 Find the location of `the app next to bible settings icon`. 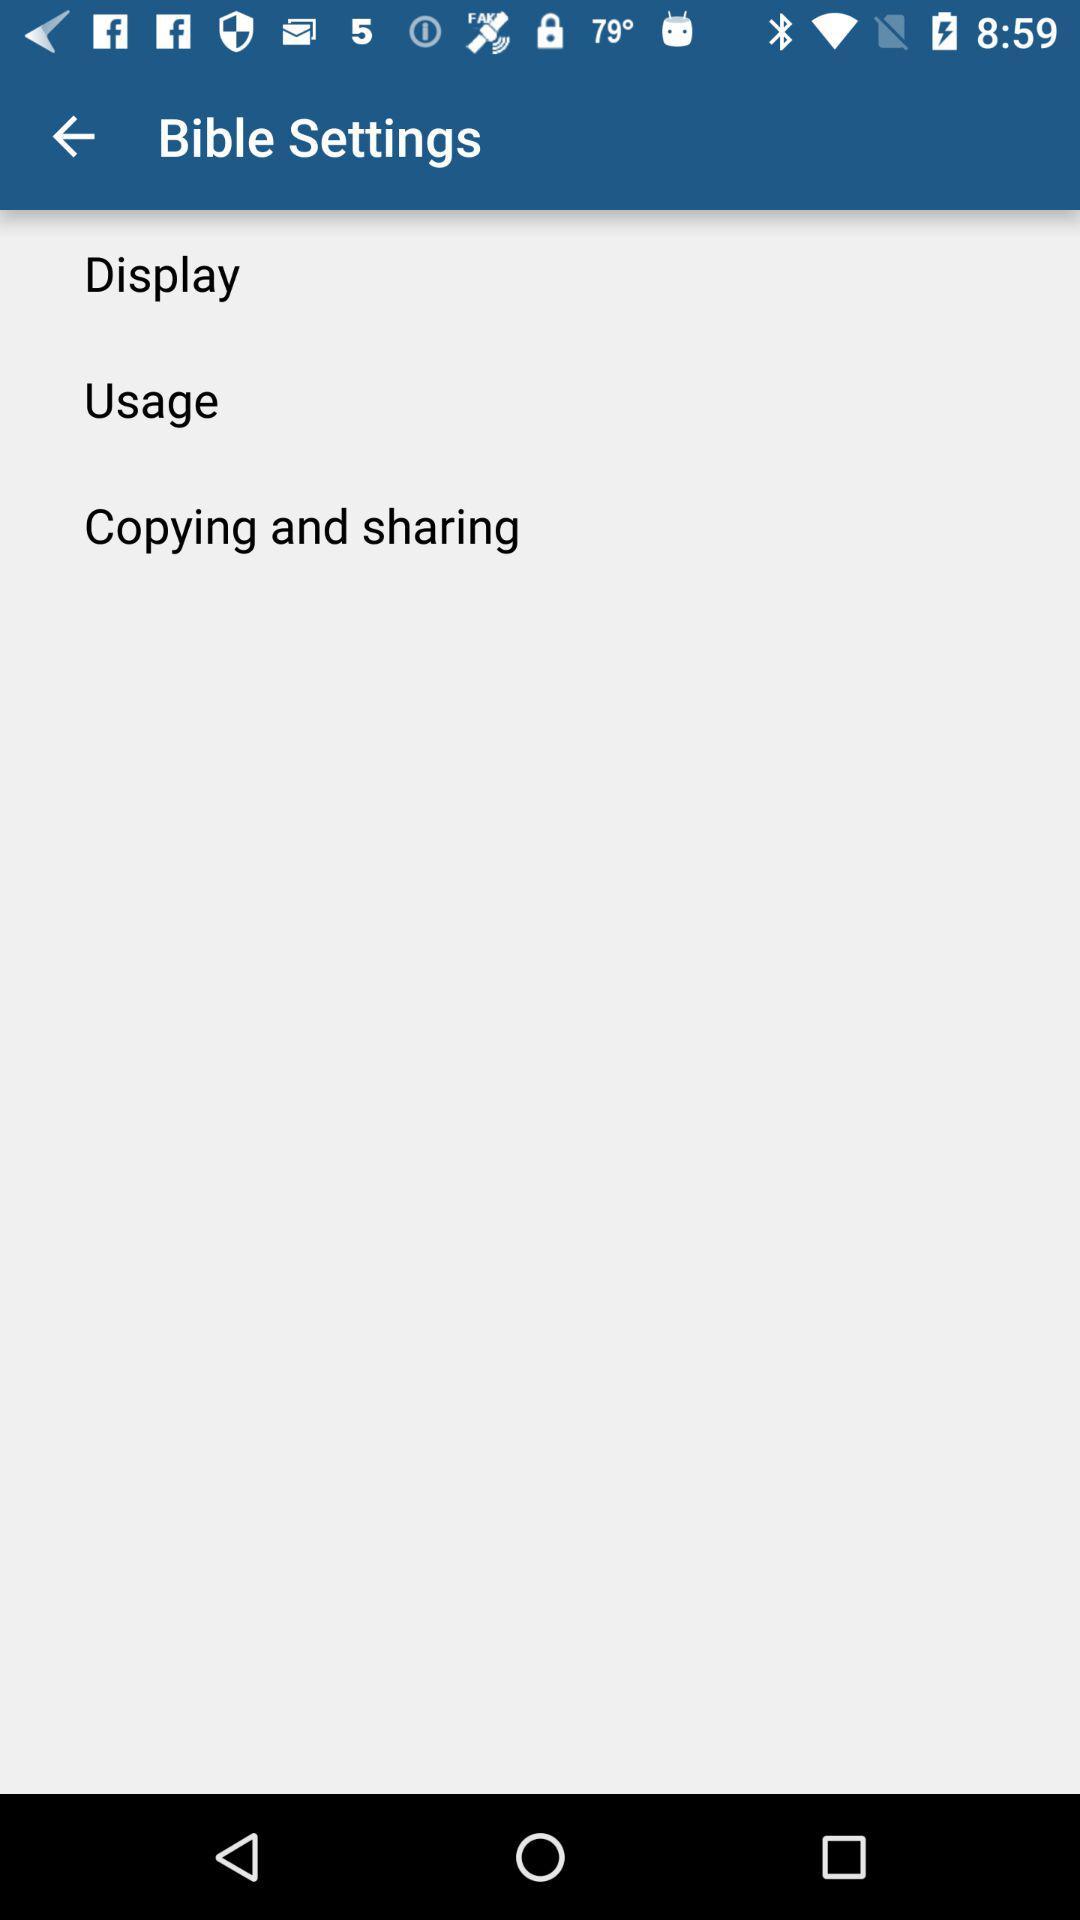

the app next to bible settings icon is located at coordinates (72, 135).